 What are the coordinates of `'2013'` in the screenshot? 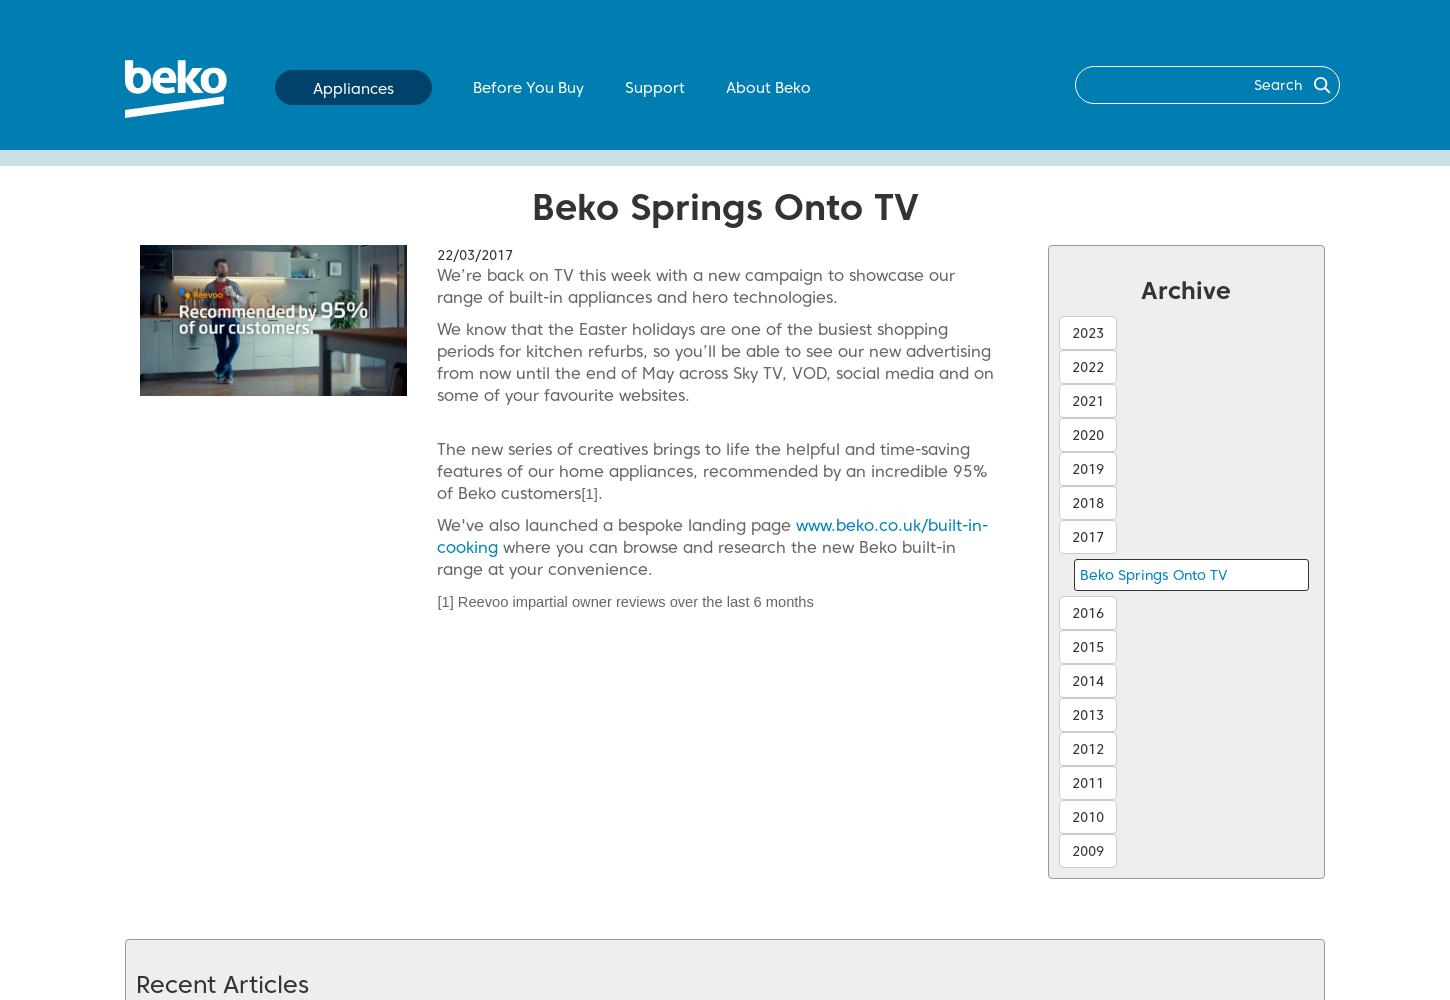 It's located at (1087, 714).